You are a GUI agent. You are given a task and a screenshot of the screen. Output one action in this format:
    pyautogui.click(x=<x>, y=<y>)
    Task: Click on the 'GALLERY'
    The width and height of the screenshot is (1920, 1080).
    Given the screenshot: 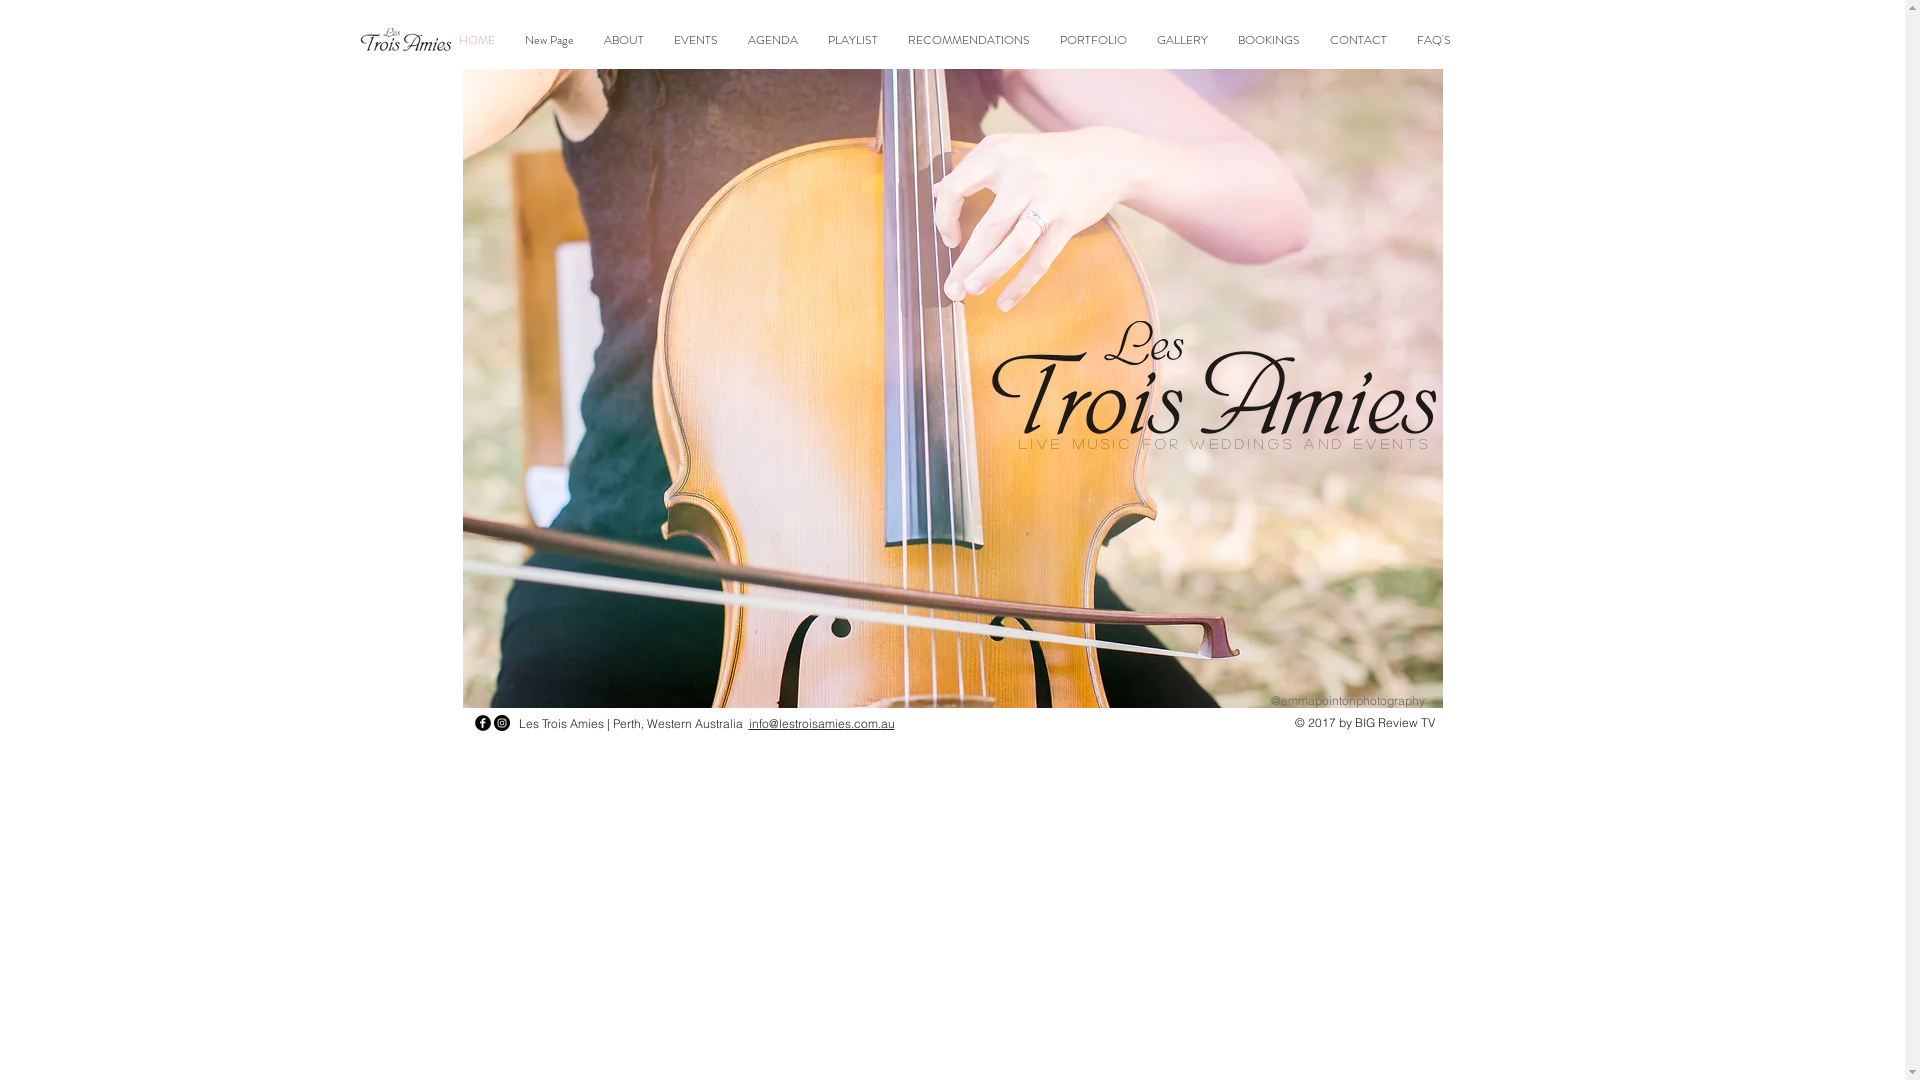 What is the action you would take?
    pyautogui.click(x=1182, y=40)
    